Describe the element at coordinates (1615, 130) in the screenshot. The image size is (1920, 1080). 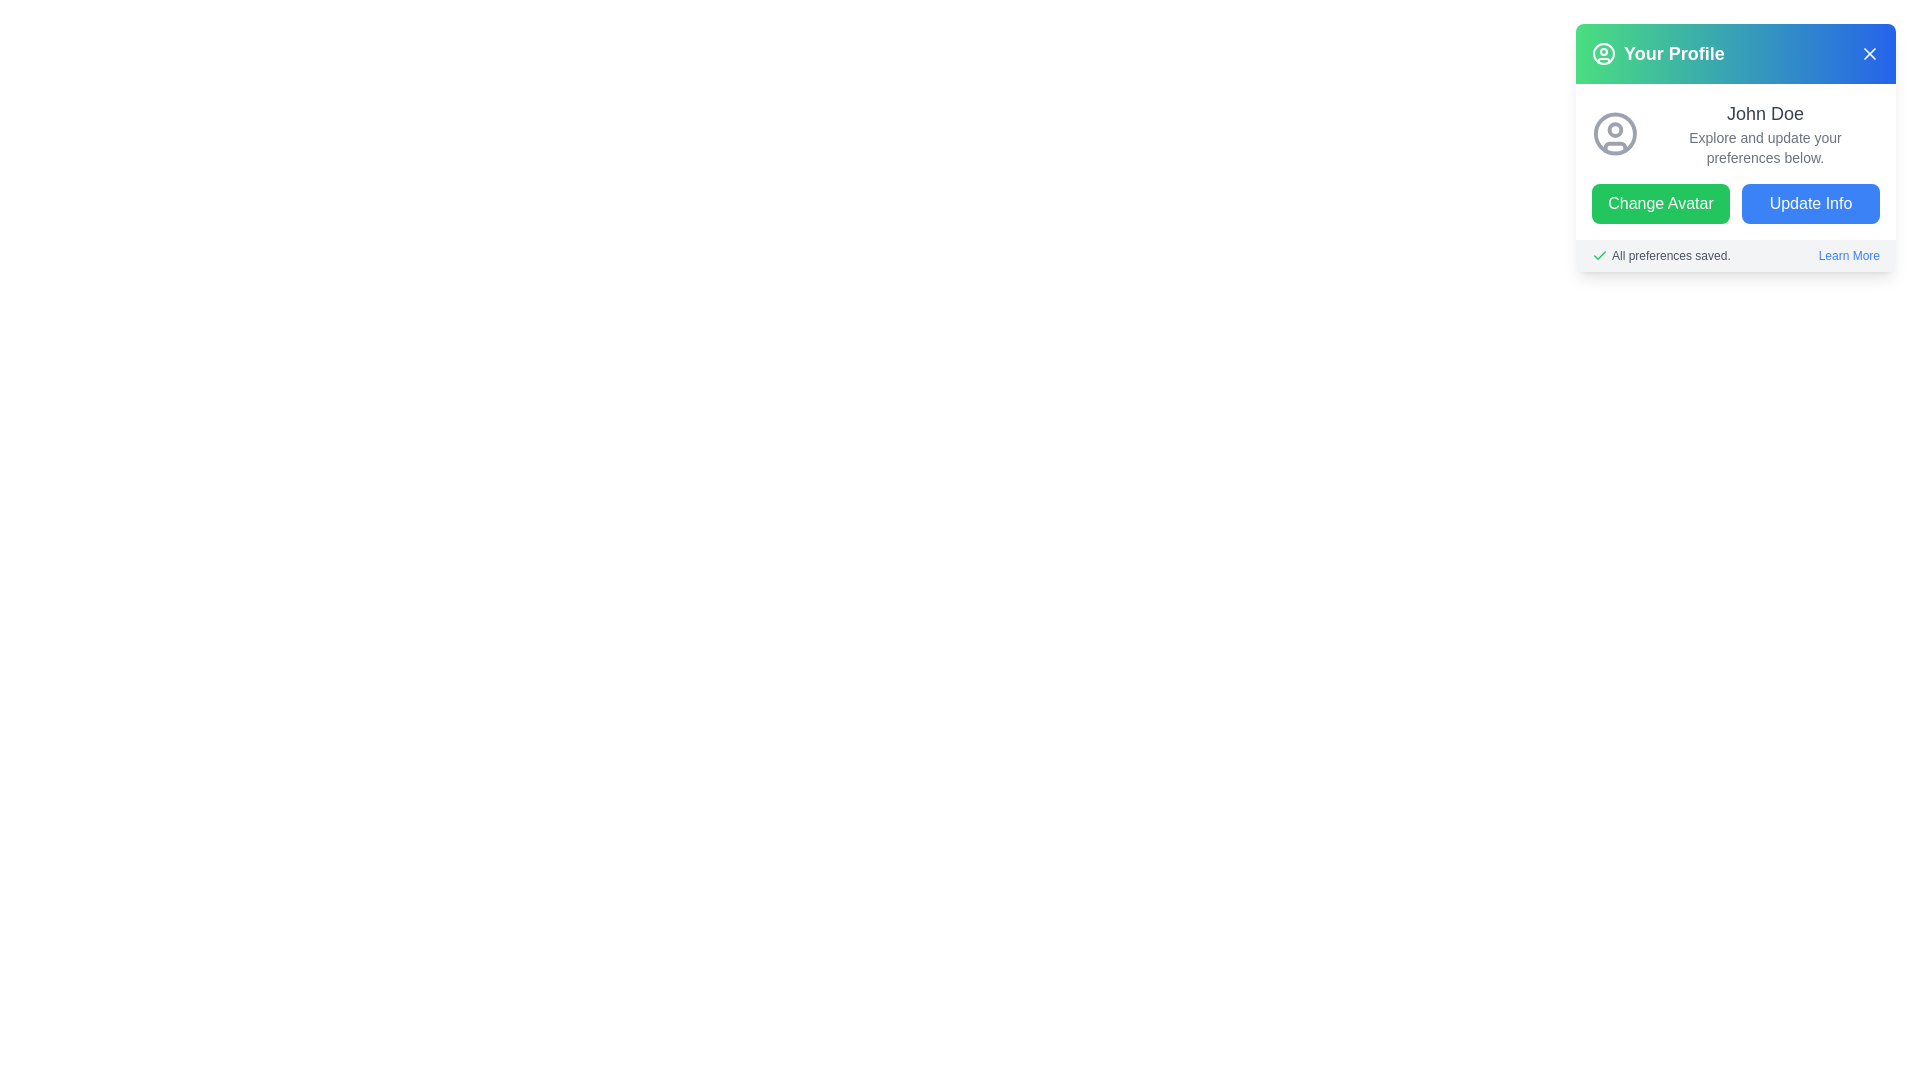
I see `the user's profile picture placeholder, which is represented as a smaller inner circle within the user icon at the top-left area of the profile card` at that location.